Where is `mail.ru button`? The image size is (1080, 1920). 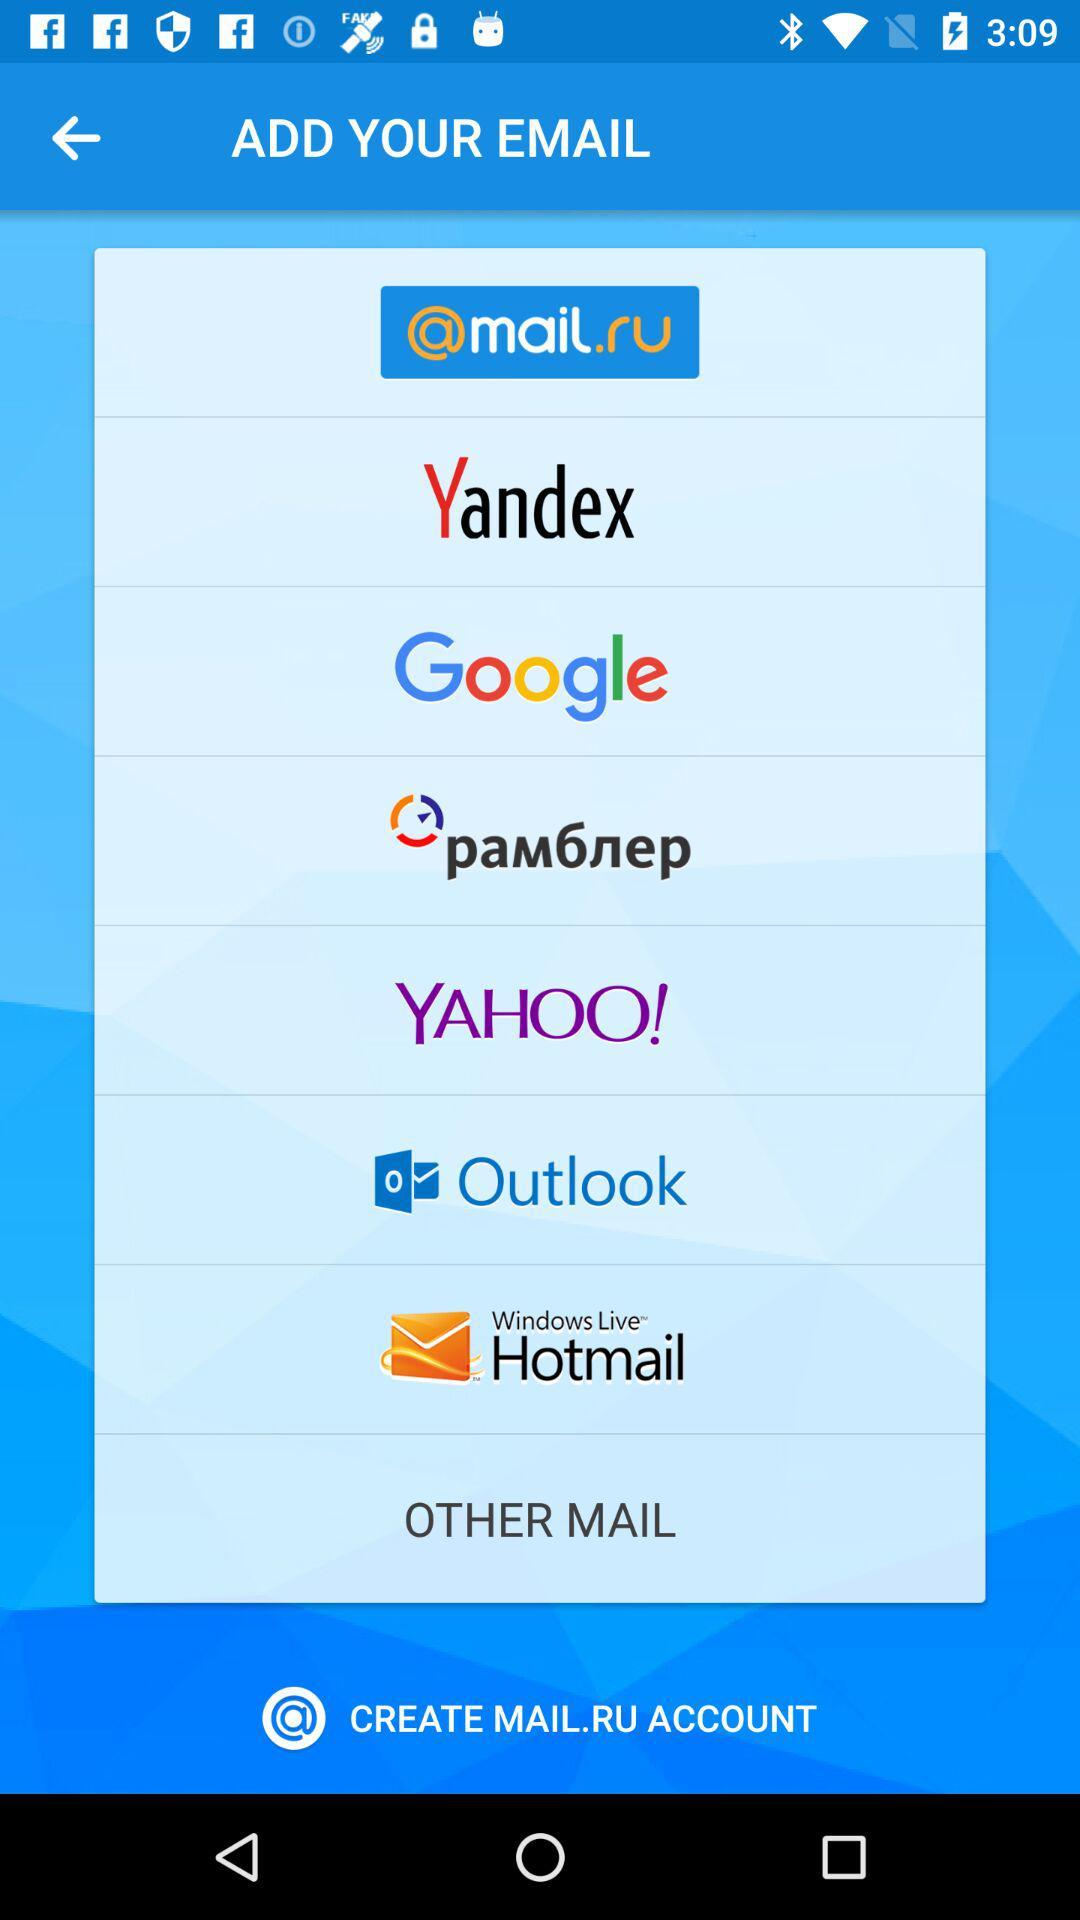
mail.ru button is located at coordinates (540, 332).